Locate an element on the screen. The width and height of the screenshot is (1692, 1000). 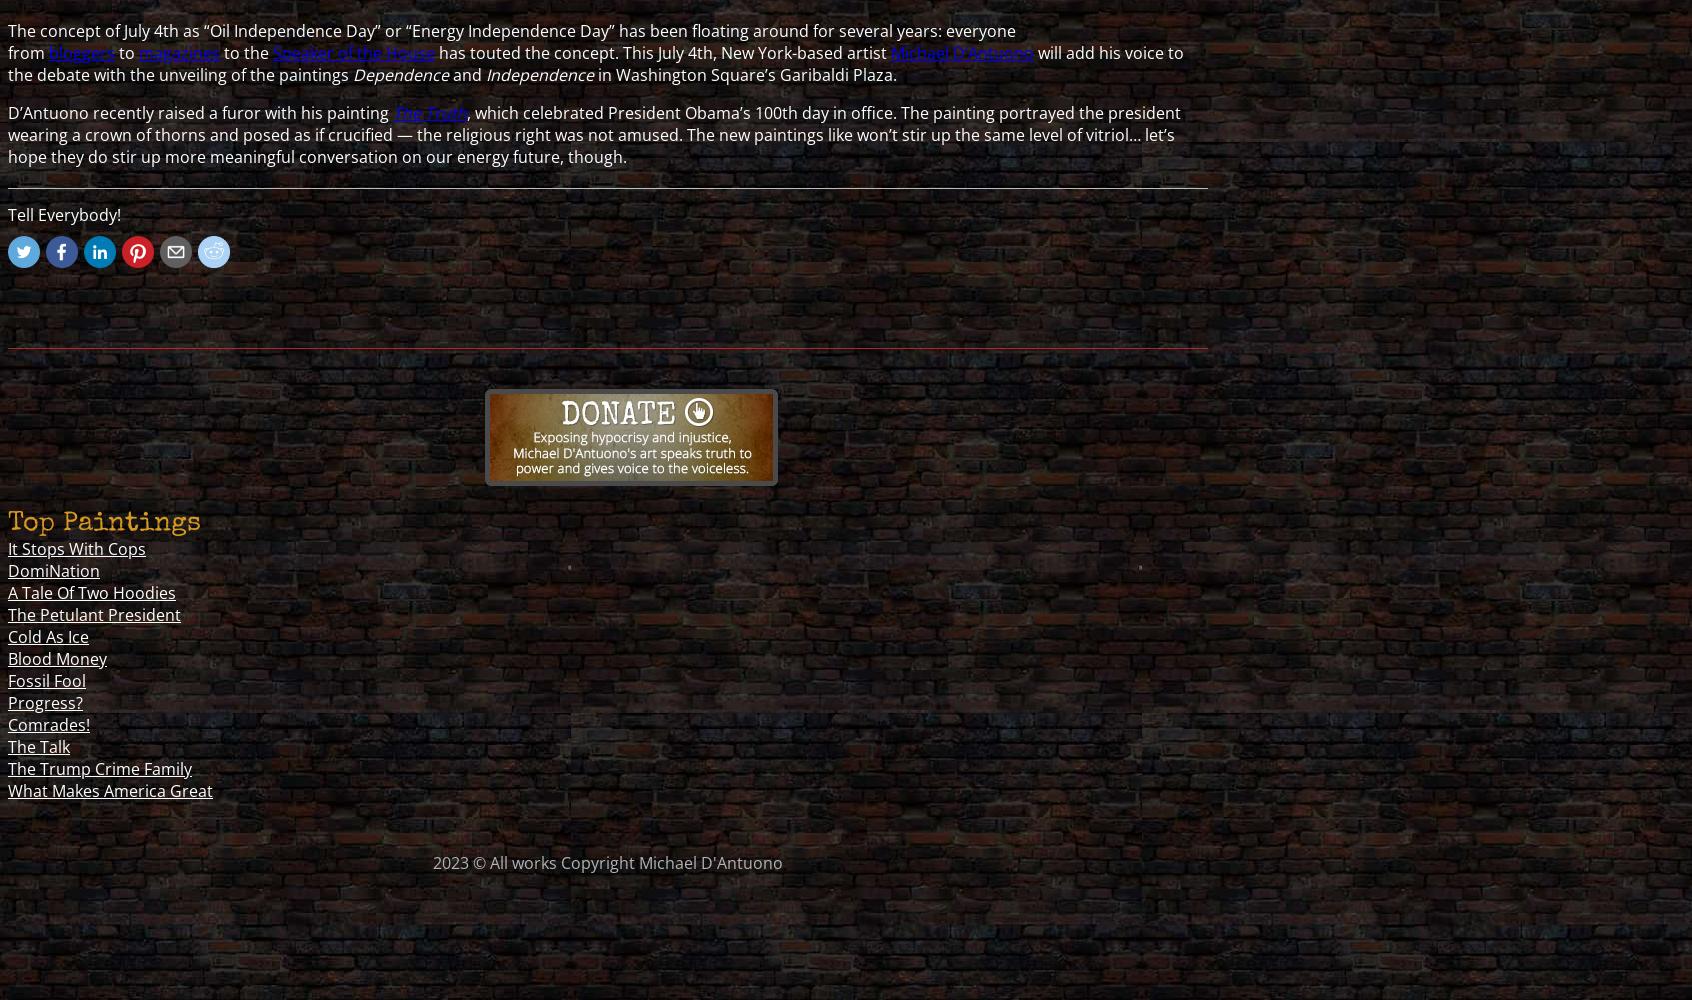
'D’Antuono recently raised a furor with his painting' is located at coordinates (199, 111).